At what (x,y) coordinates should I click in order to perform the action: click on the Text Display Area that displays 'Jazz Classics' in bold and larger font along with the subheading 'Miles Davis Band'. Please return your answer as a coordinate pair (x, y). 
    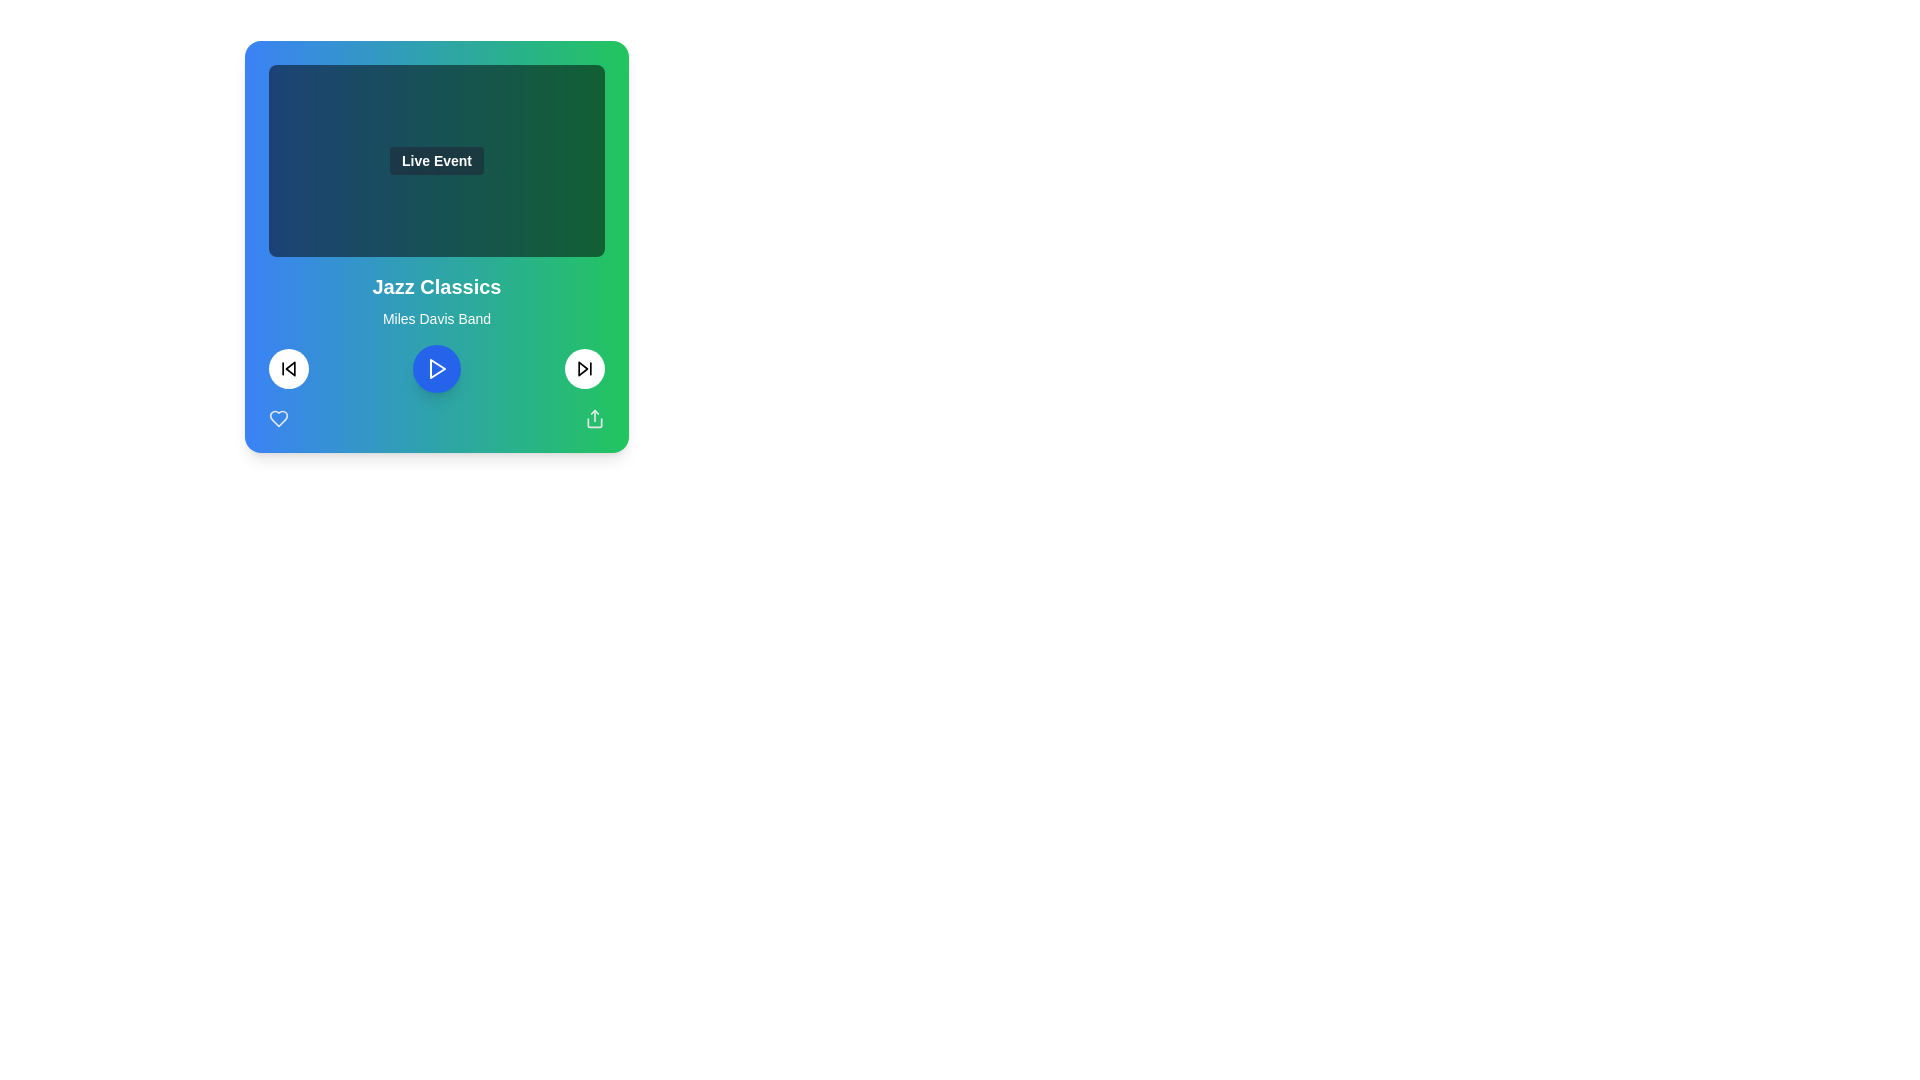
    Looking at the image, I should click on (435, 300).